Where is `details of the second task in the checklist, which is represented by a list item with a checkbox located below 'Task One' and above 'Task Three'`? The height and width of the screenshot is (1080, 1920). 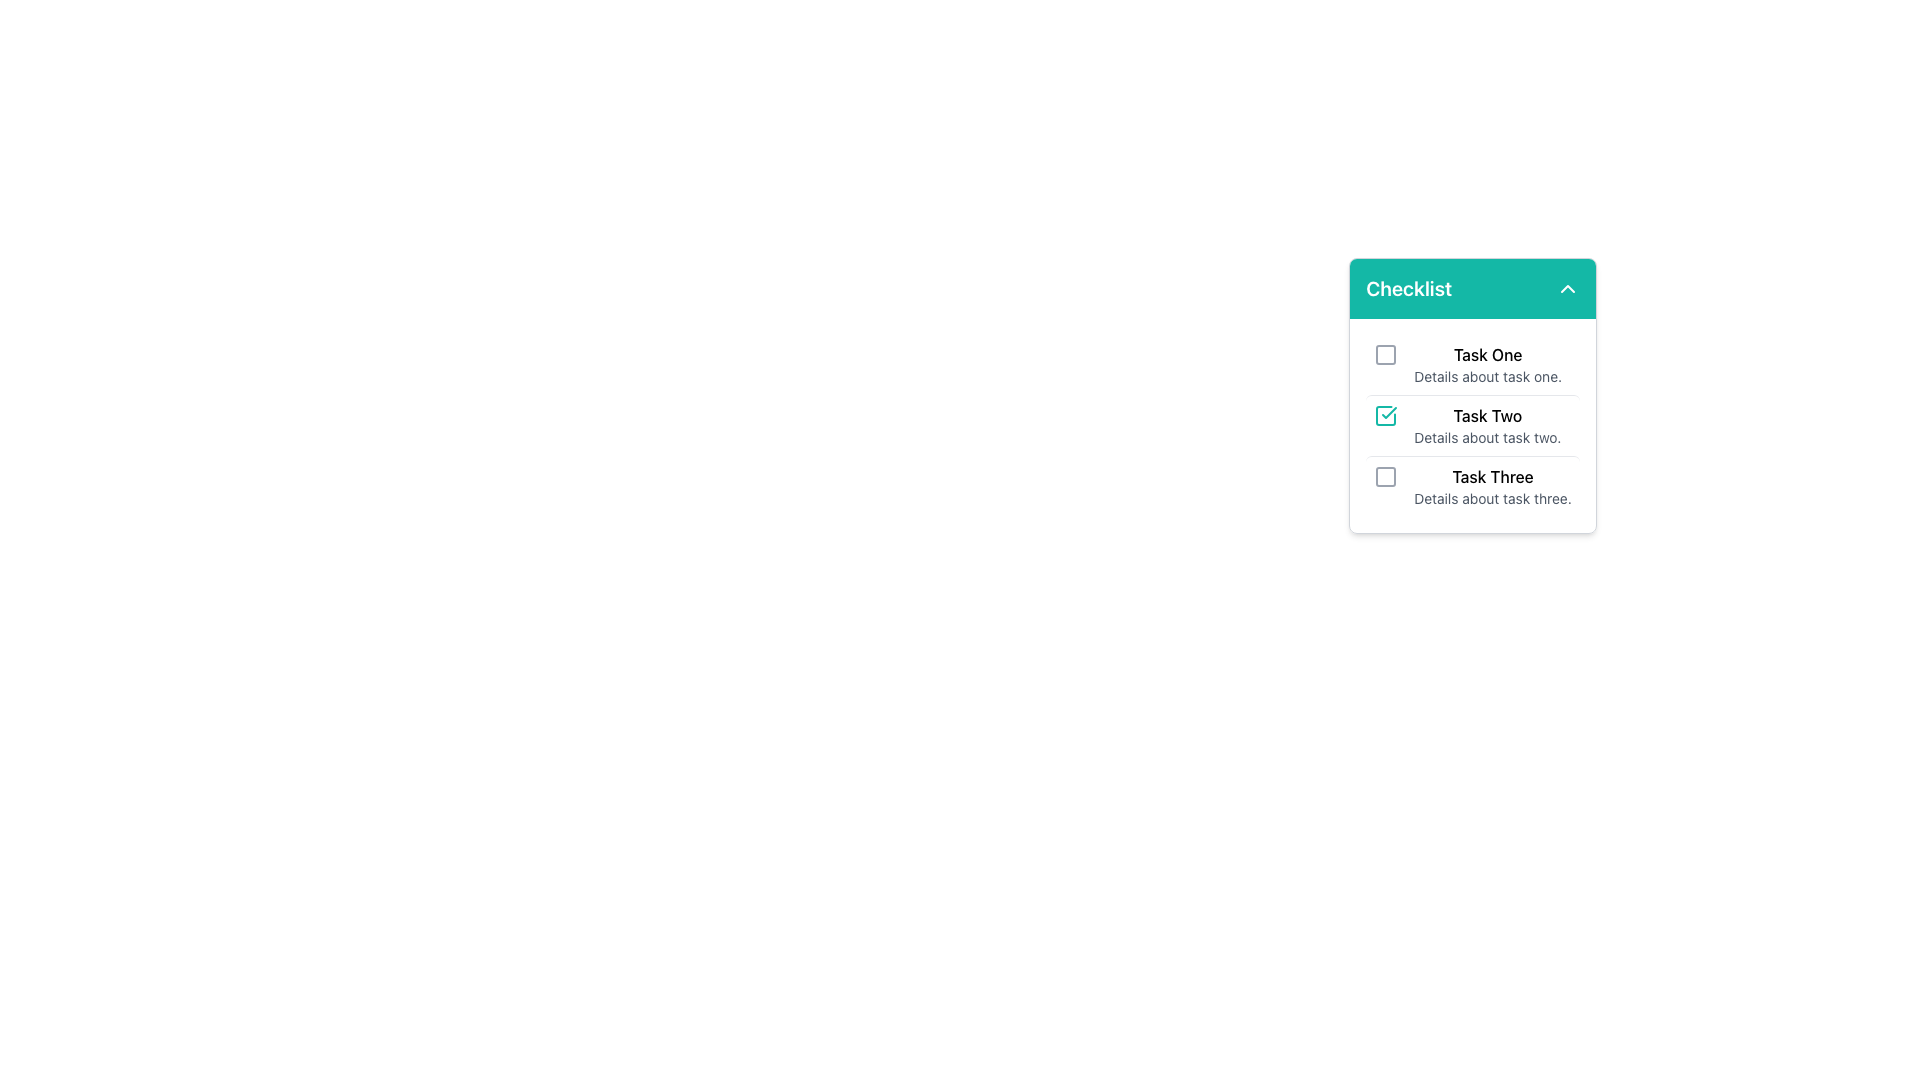 details of the second task in the checklist, which is represented by a list item with a checkbox located below 'Task One' and above 'Task Three' is located at coordinates (1473, 424).